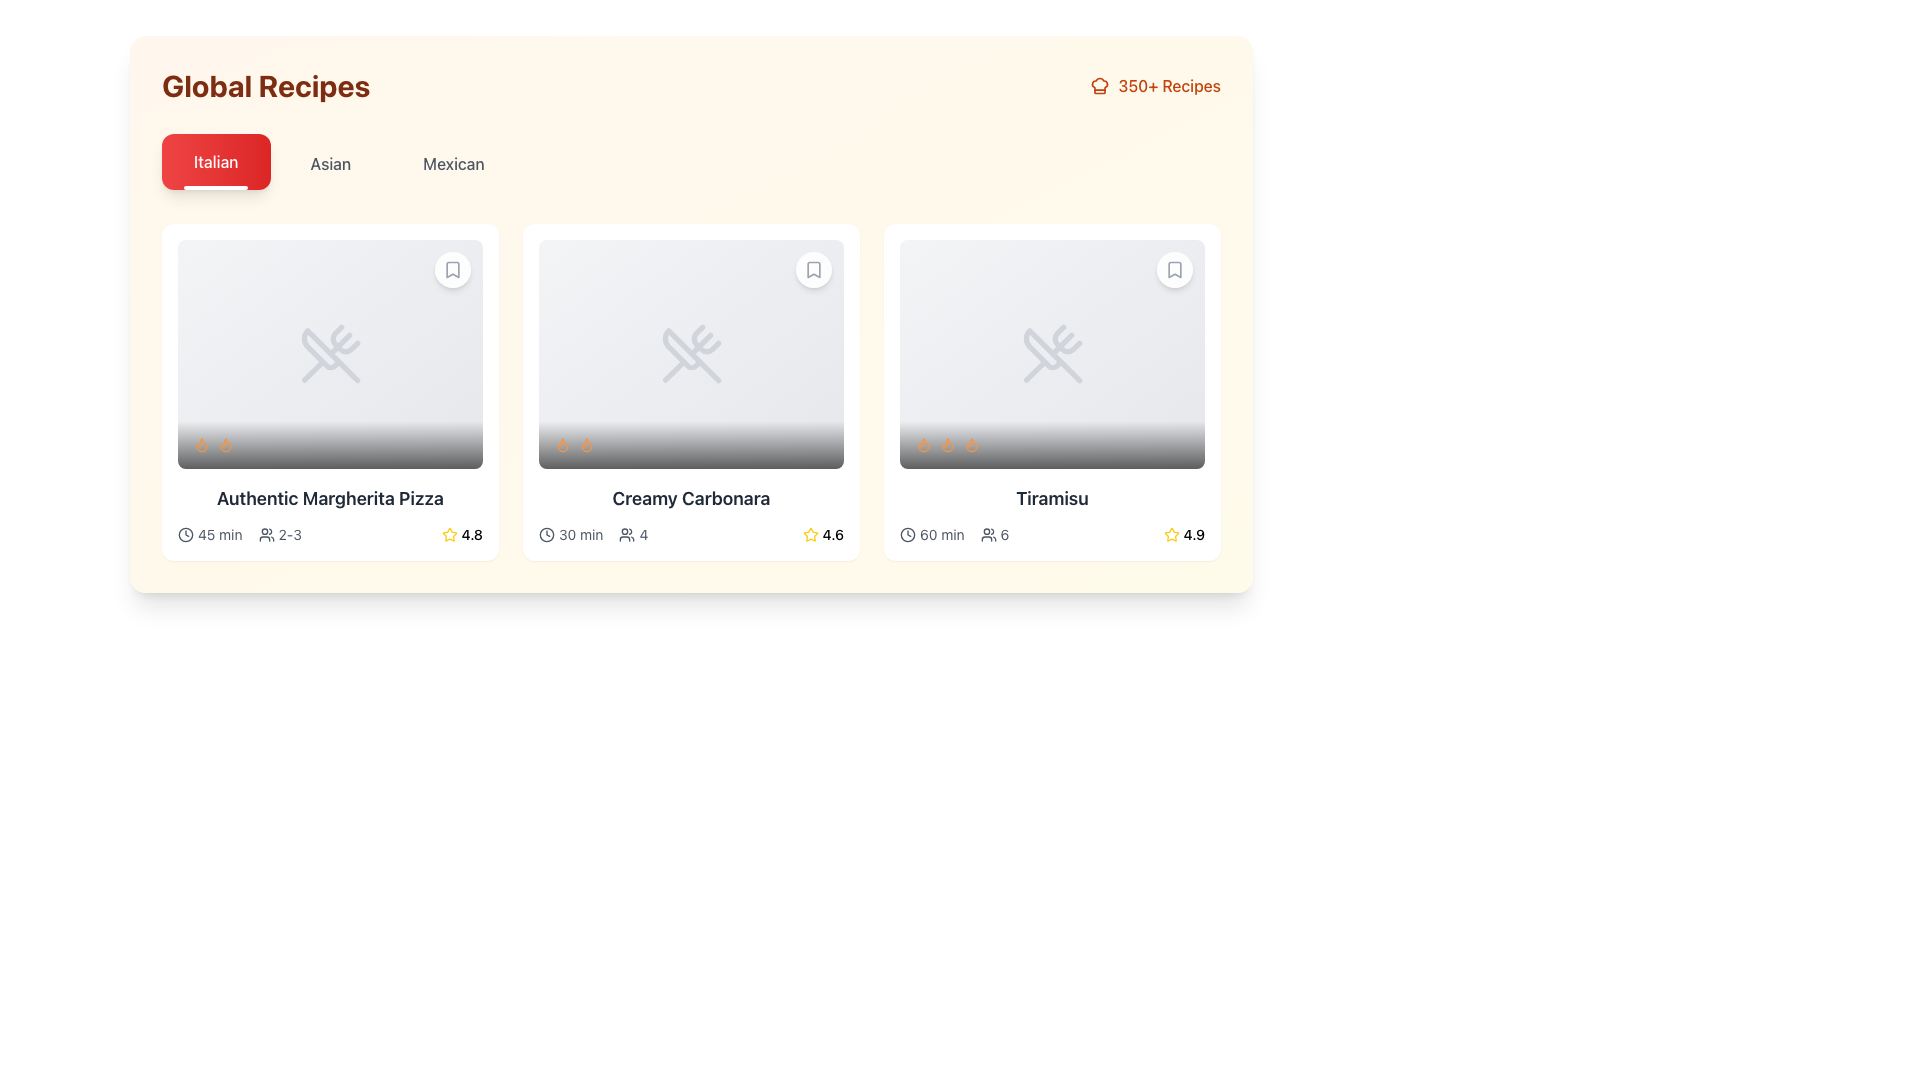  I want to click on the flame icon located in the bottom-left corner of the second card in a group of three horizontally arranged cards, representing heat or spice, so click(561, 443).